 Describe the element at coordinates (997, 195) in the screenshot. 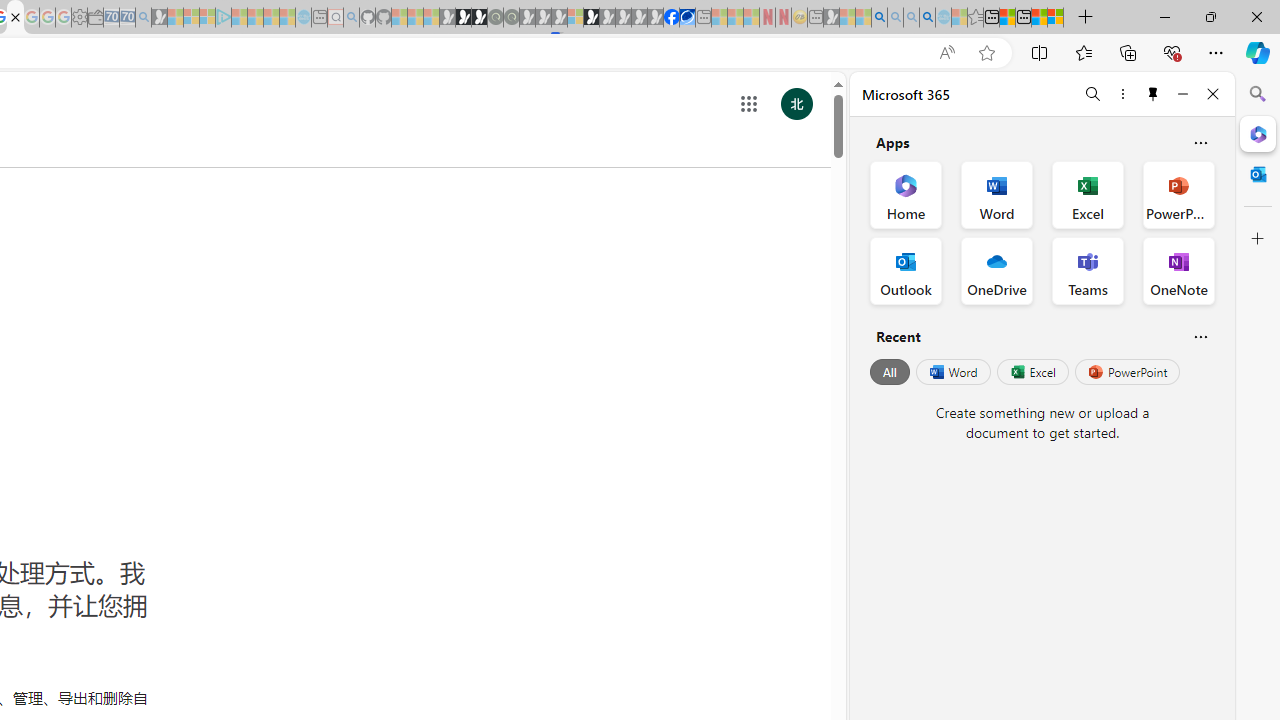

I see `'Word Office App'` at that location.